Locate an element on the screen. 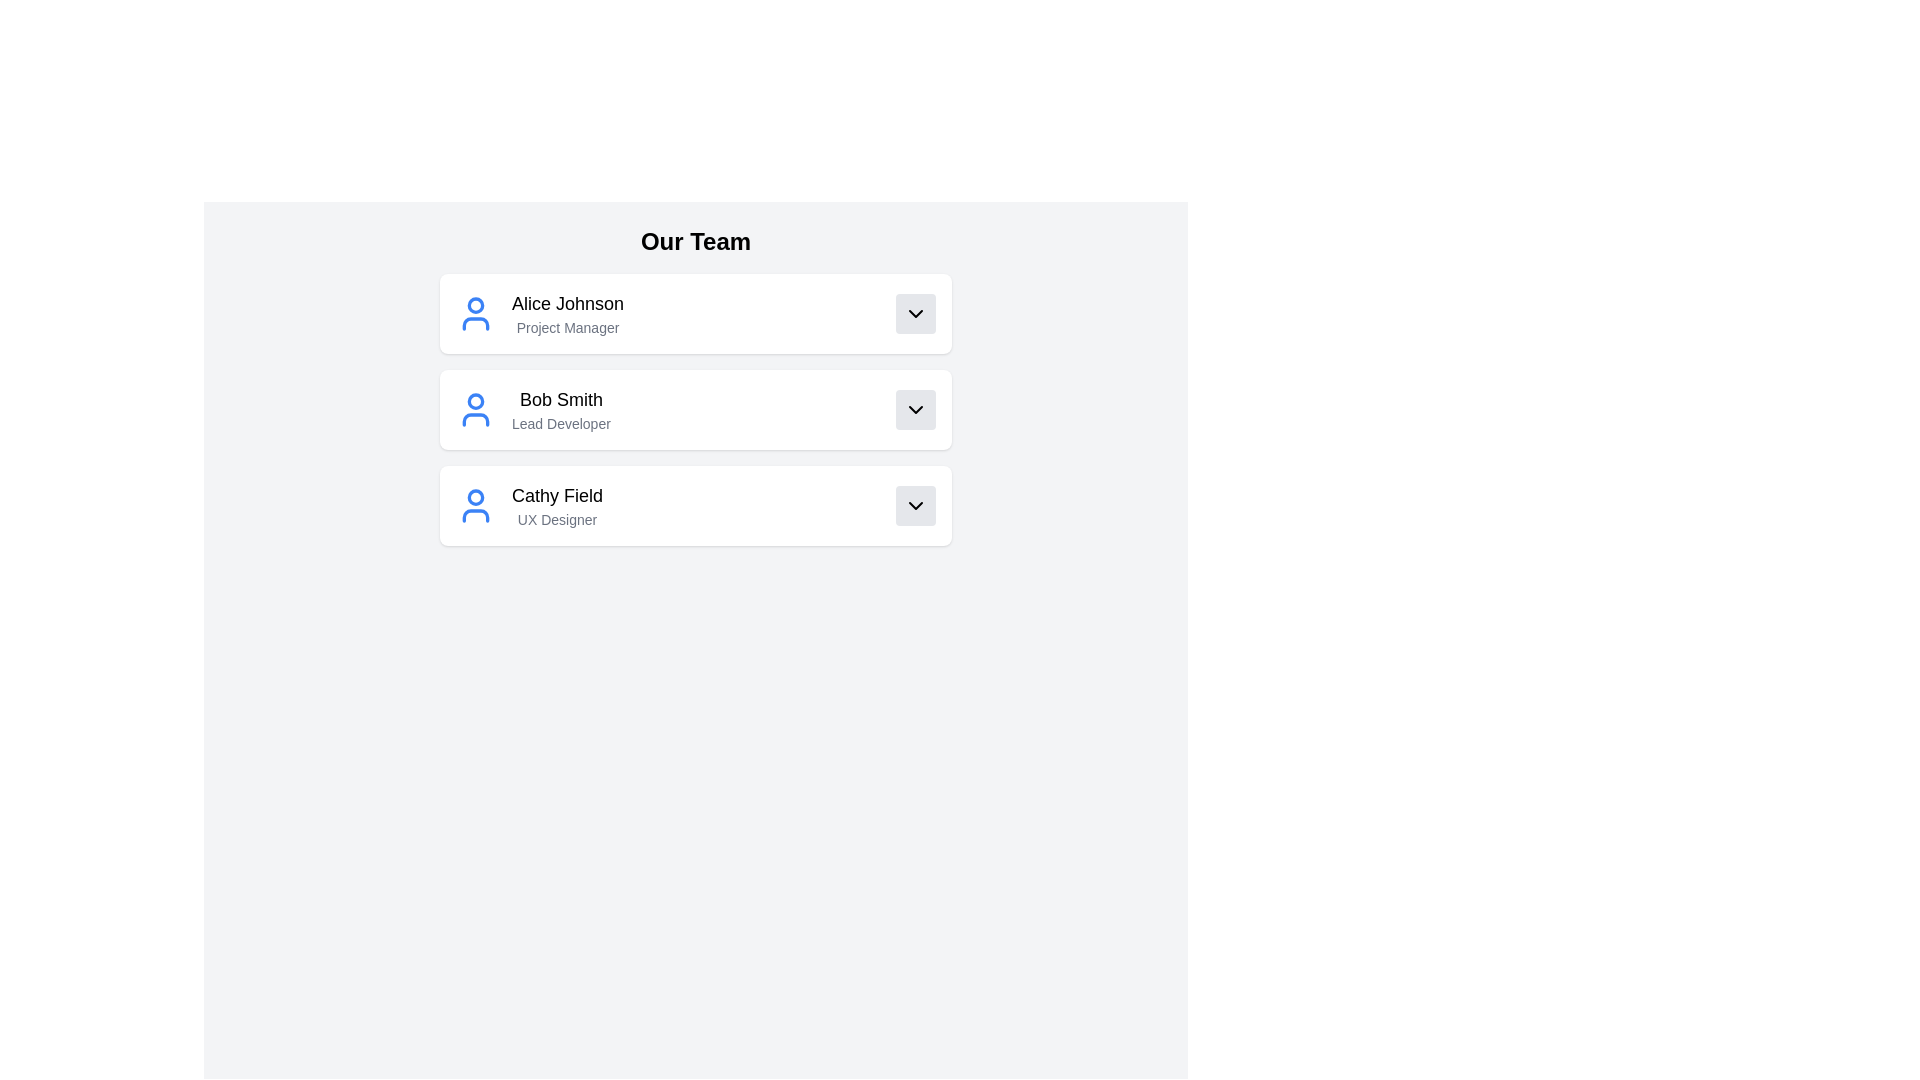  Text Label displaying 'UX Designer', which is styled in a small, gray font and positioned below 'Cathy Field' in the third entry of the list is located at coordinates (557, 519).